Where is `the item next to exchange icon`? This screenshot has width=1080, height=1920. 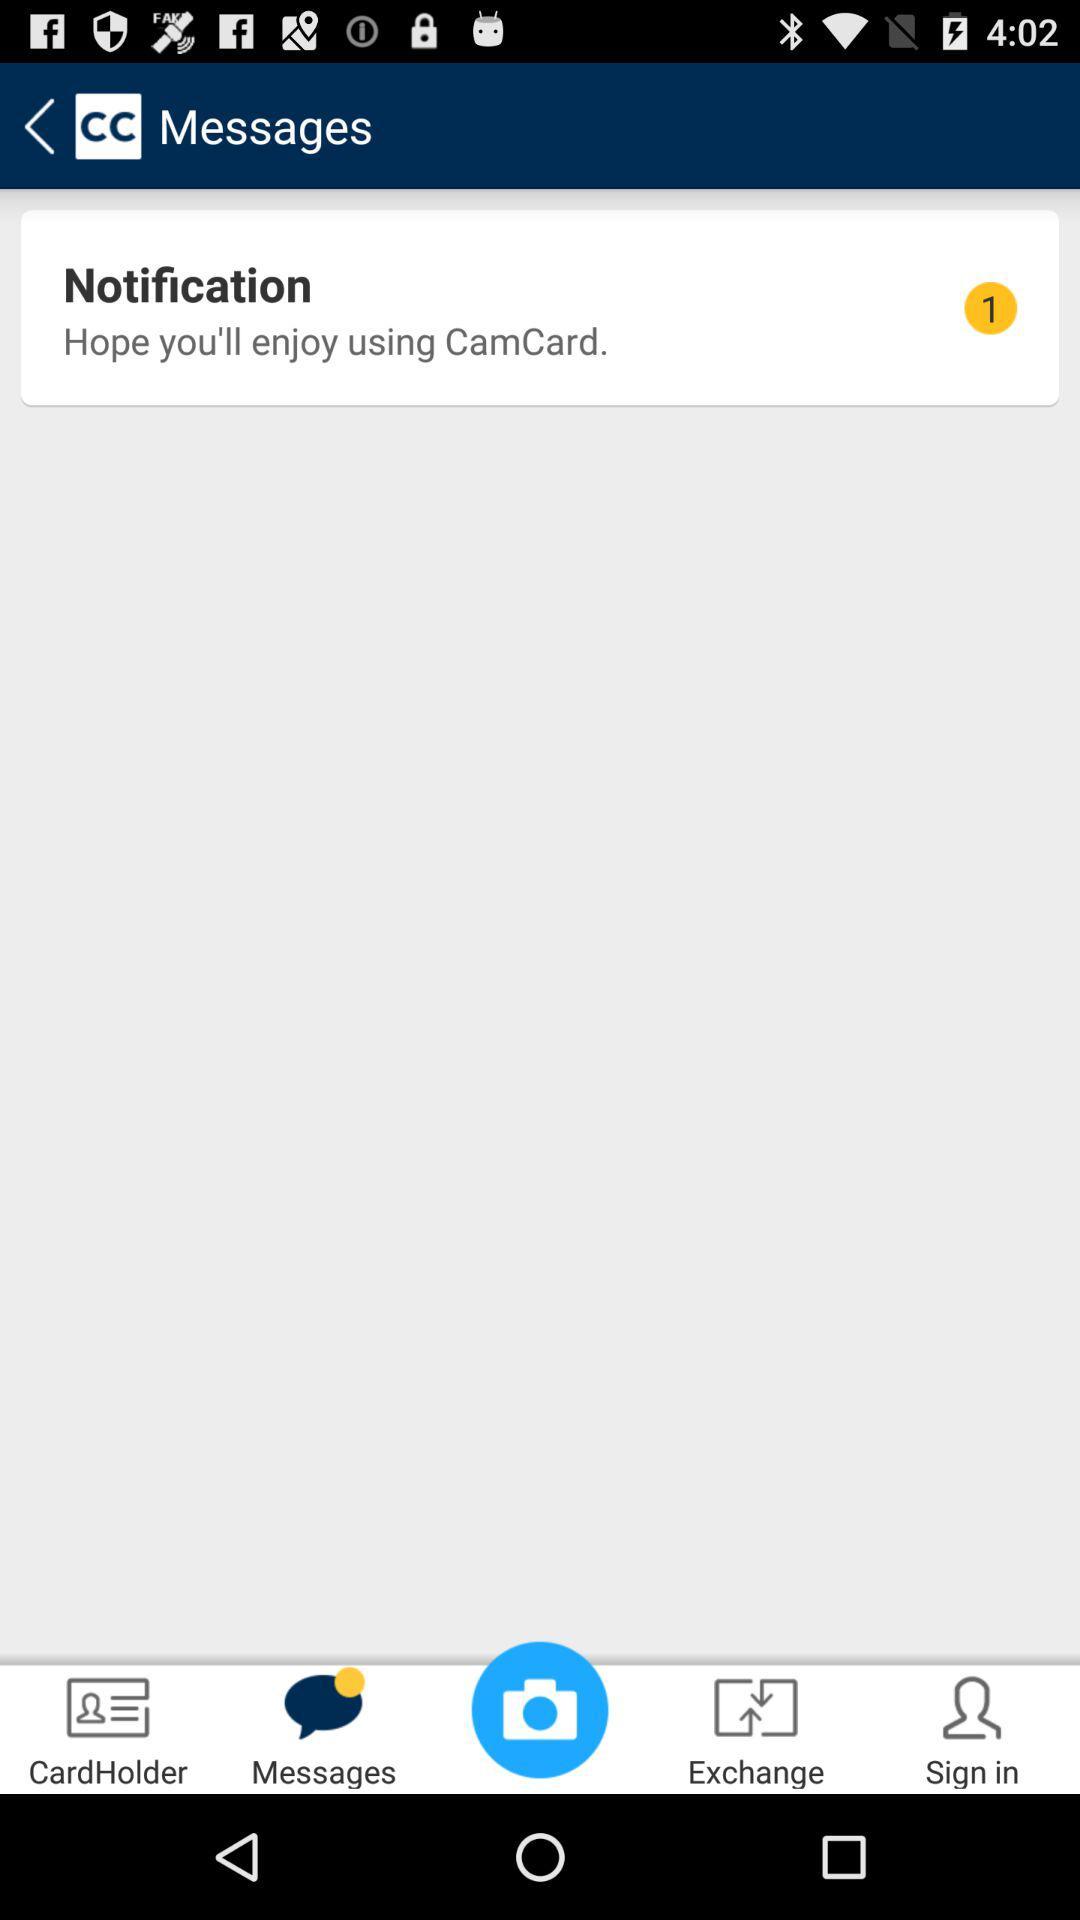 the item next to exchange icon is located at coordinates (540, 1708).